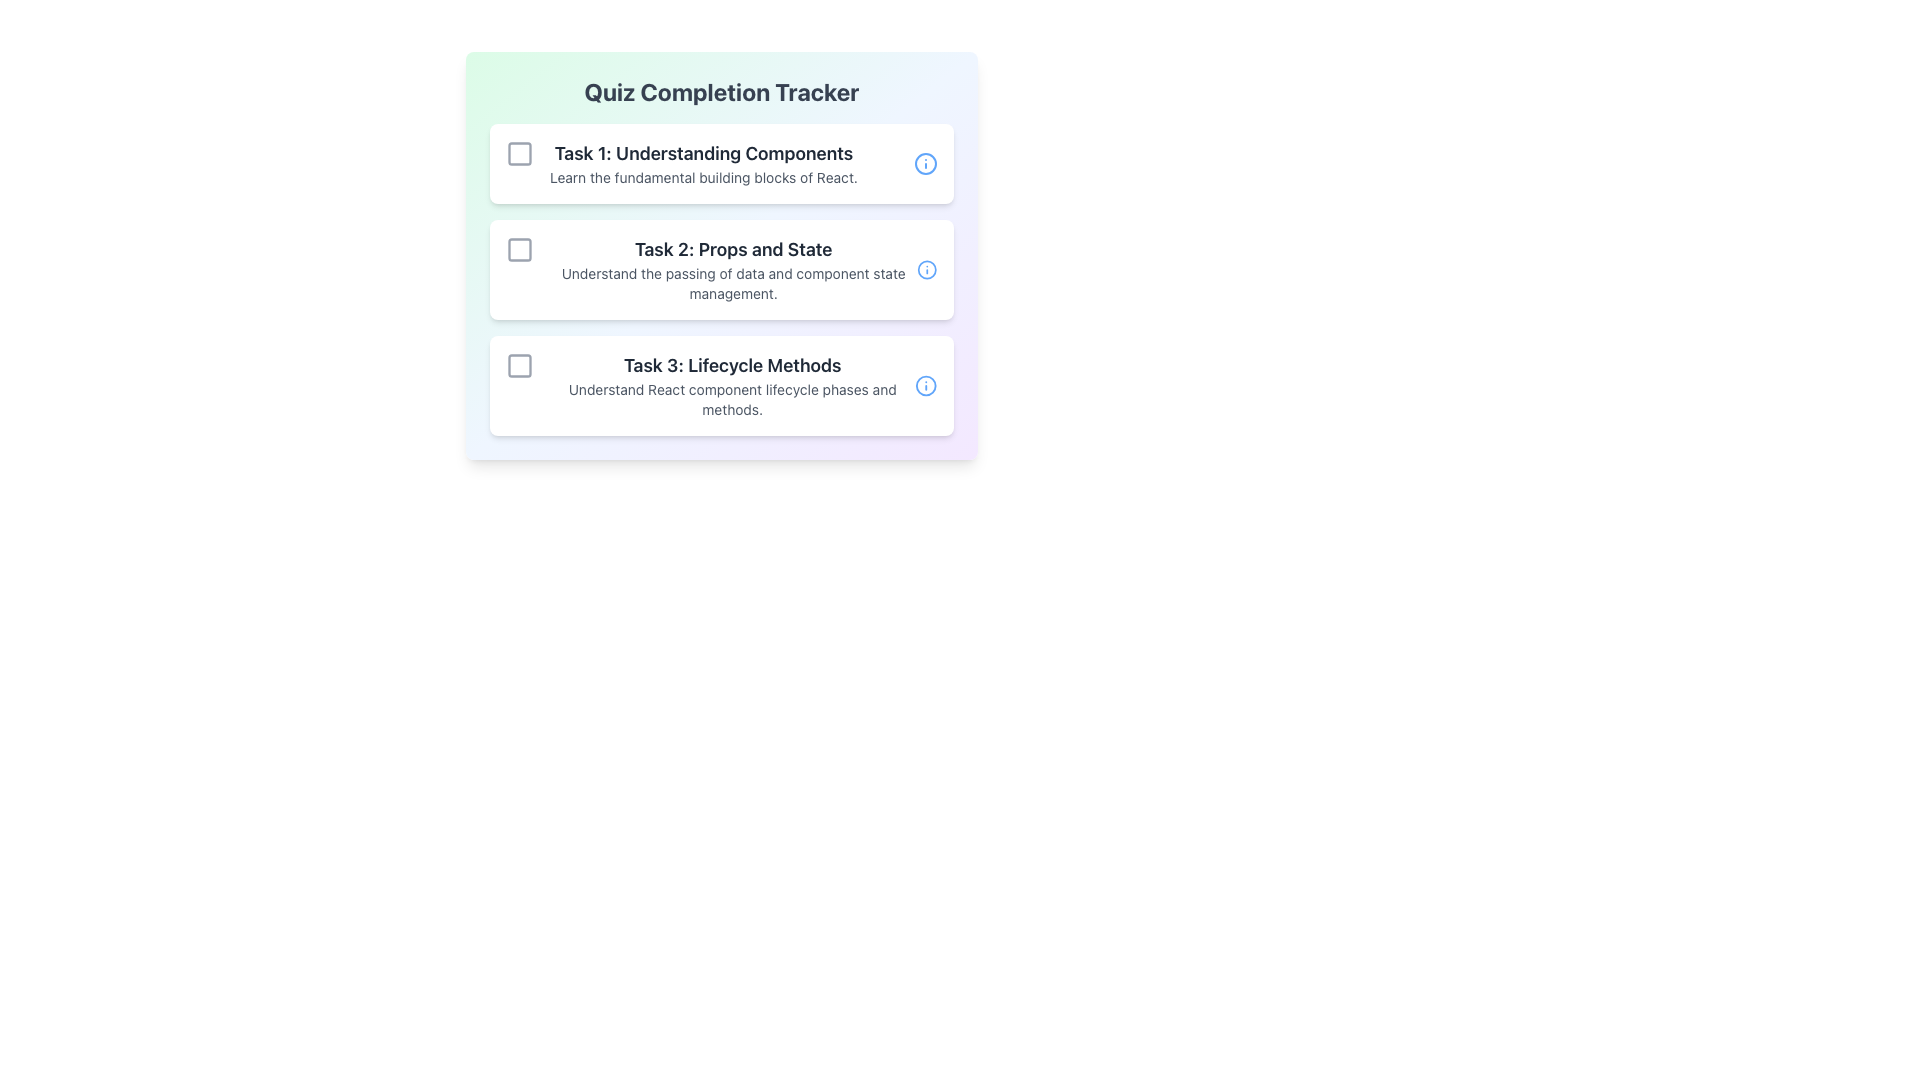  What do you see at coordinates (731, 400) in the screenshot?
I see `the static textual content that provides a detailed description for 'Task 3: Lifecycle Methods', which is located centrally below the section title in the third section of the vertical list` at bounding box center [731, 400].